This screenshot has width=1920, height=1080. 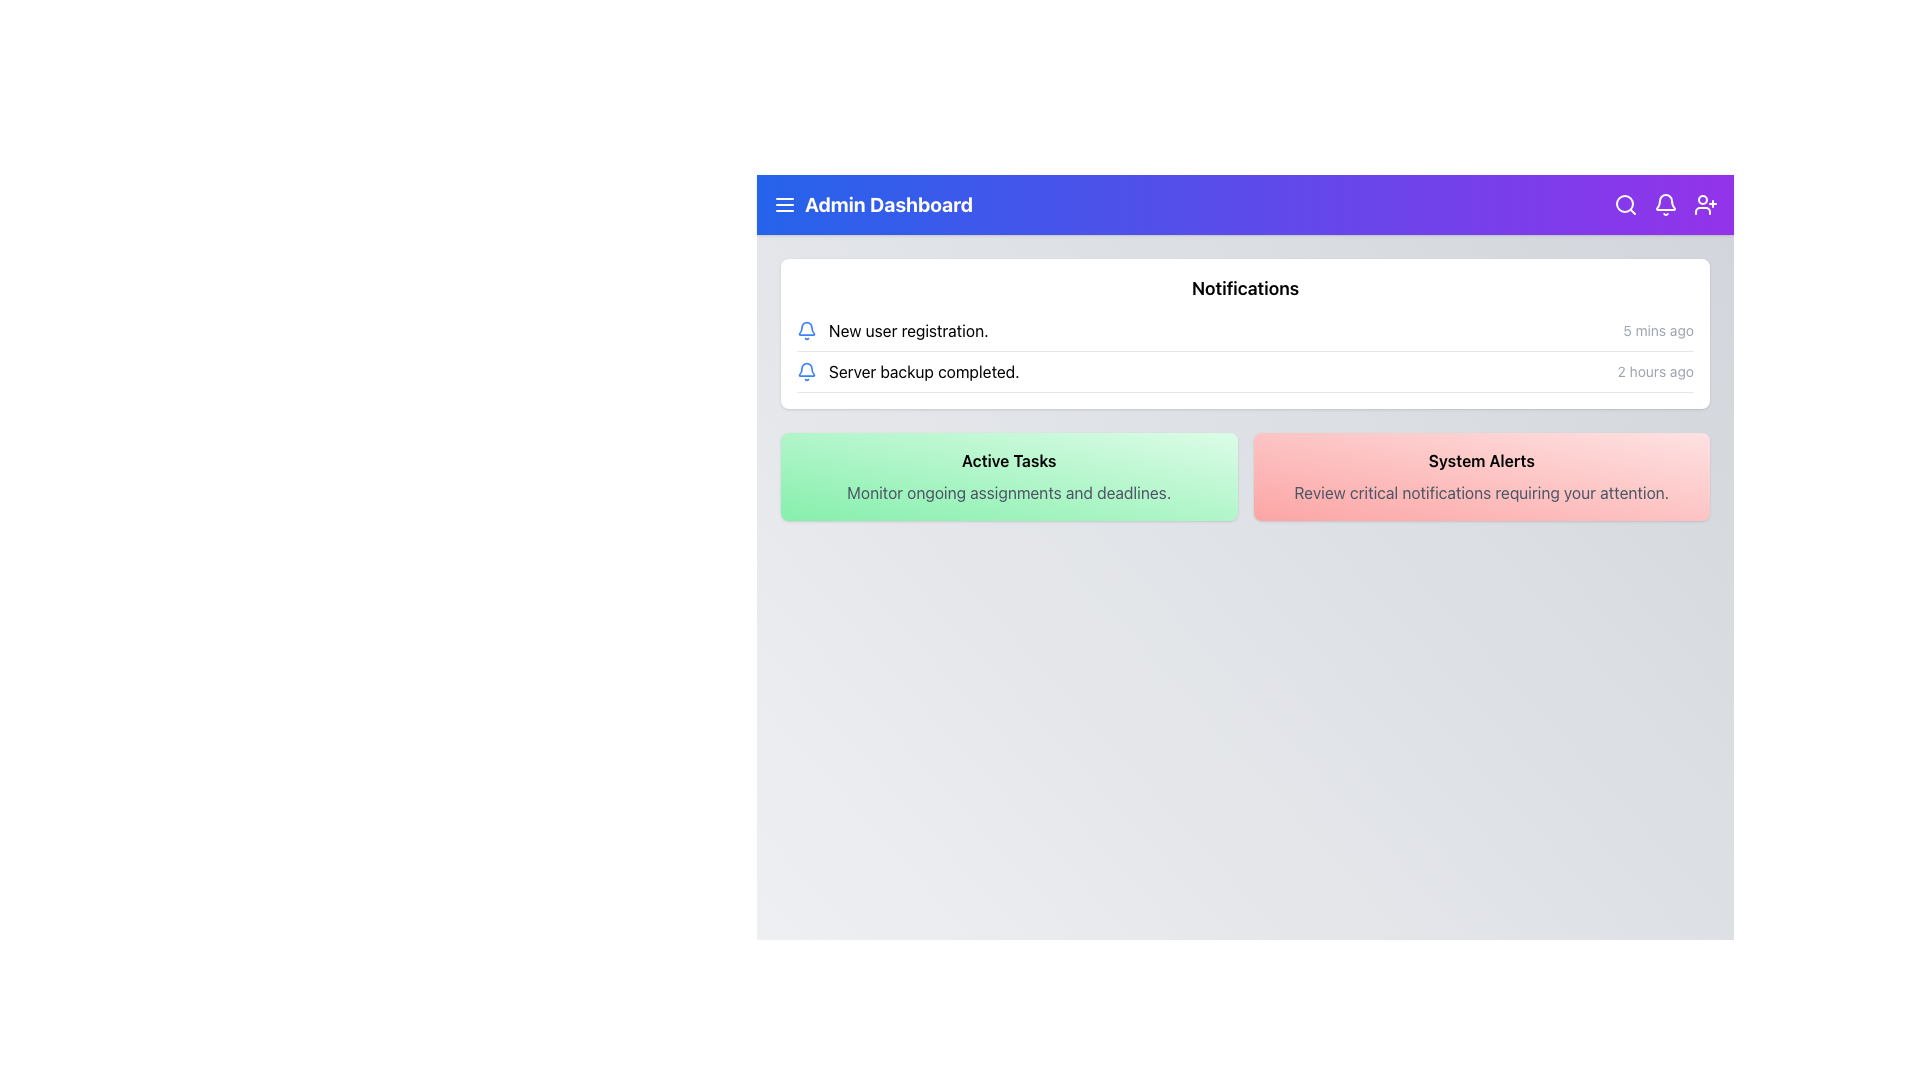 What do you see at coordinates (1625, 204) in the screenshot?
I see `the circular magnifying glass icon located in the top-right corner of the interface` at bounding box center [1625, 204].